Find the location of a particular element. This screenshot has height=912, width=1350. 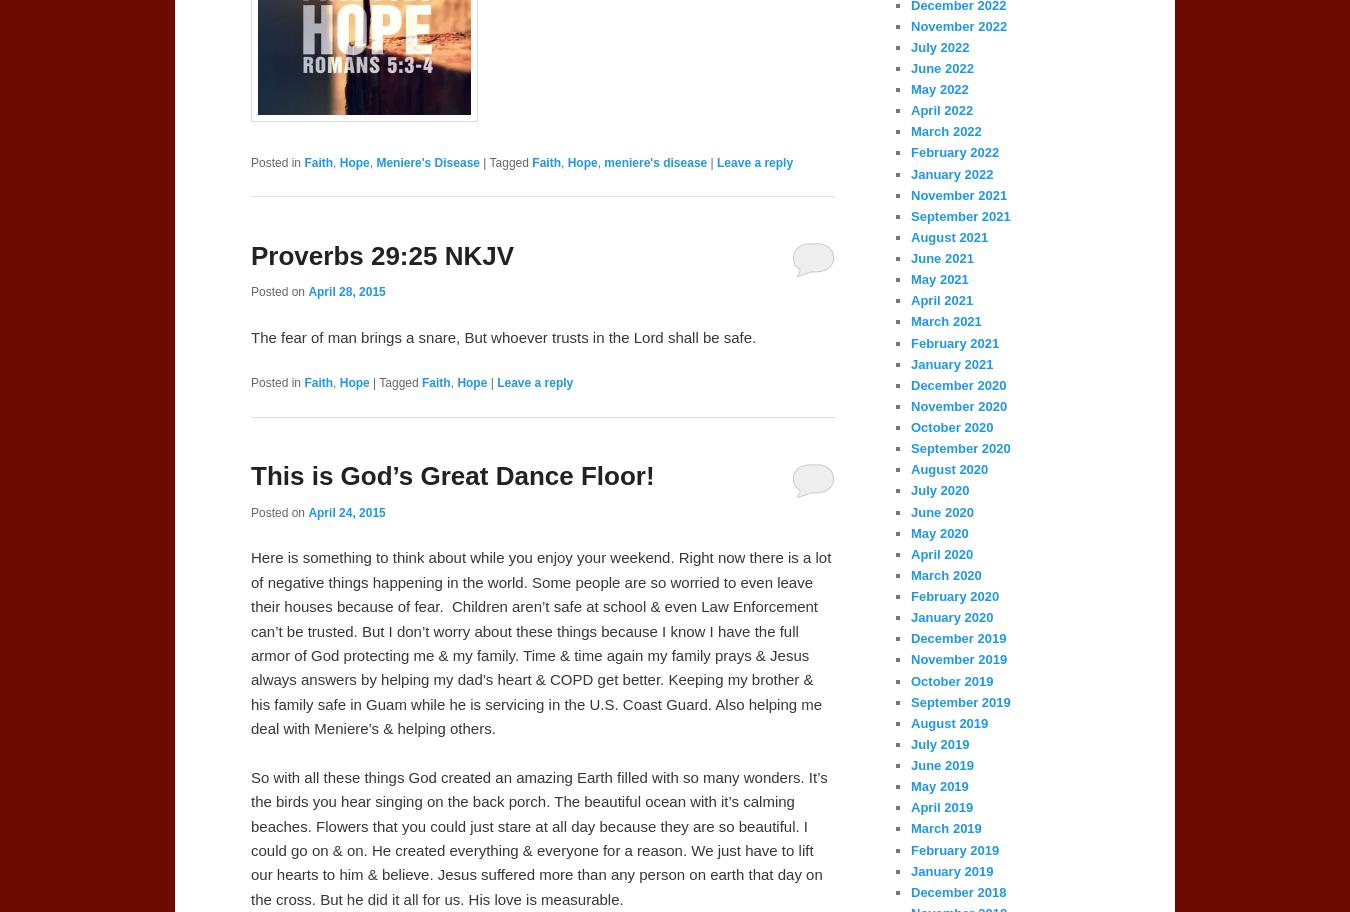

'April 24, 2015' is located at coordinates (346, 512).